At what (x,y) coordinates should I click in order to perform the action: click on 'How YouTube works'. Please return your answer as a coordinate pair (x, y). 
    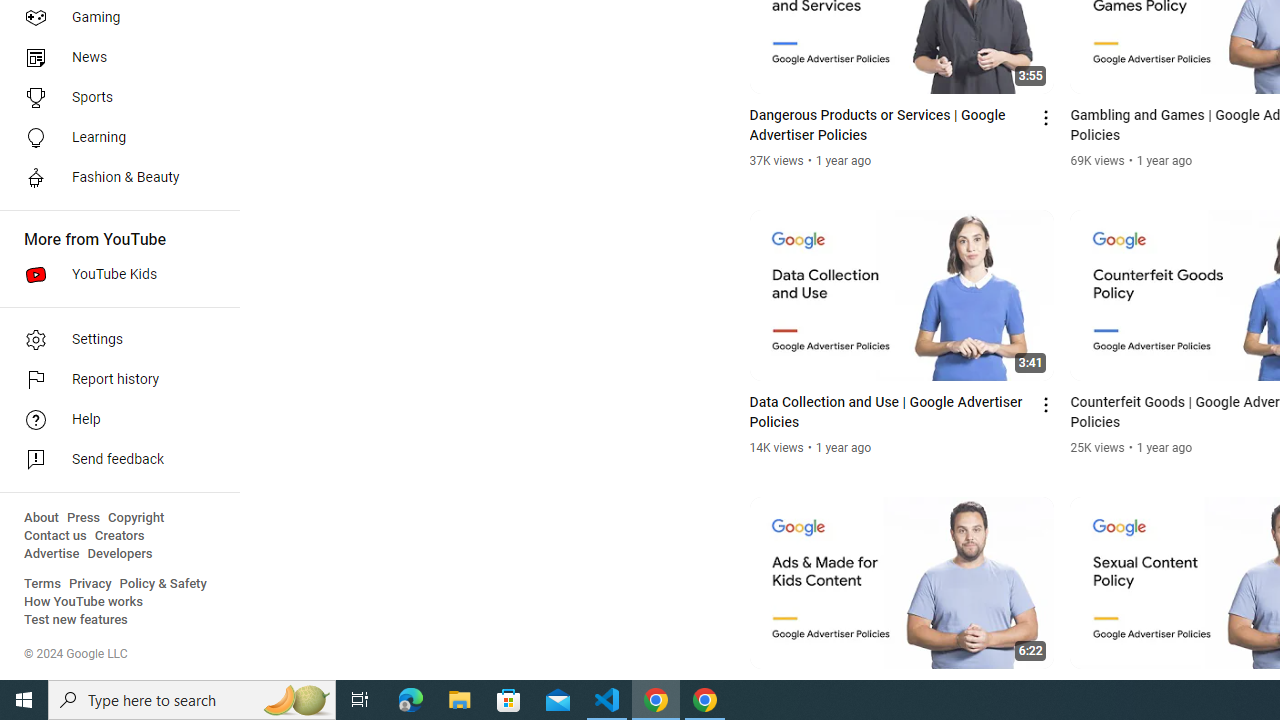
    Looking at the image, I should click on (82, 601).